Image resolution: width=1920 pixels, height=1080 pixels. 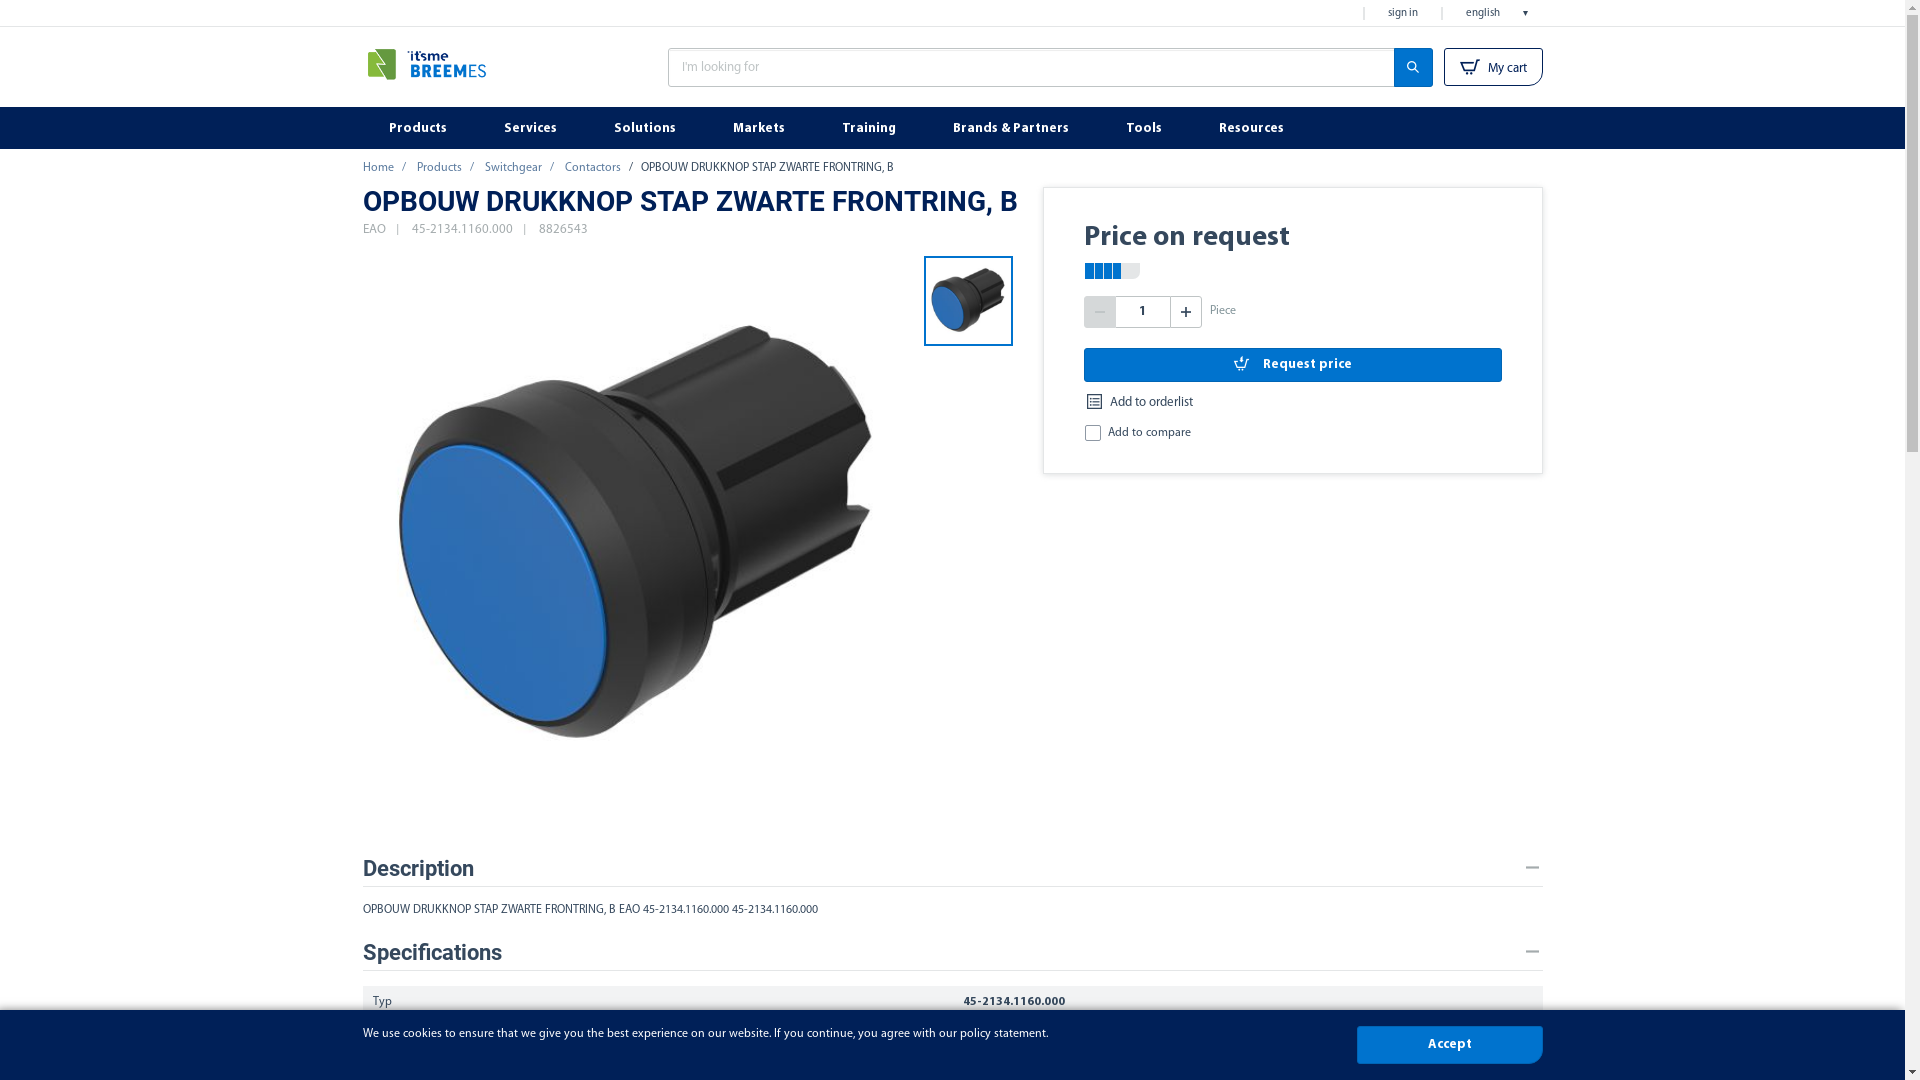 I want to click on 'Brands & Partners', so click(x=925, y=127).